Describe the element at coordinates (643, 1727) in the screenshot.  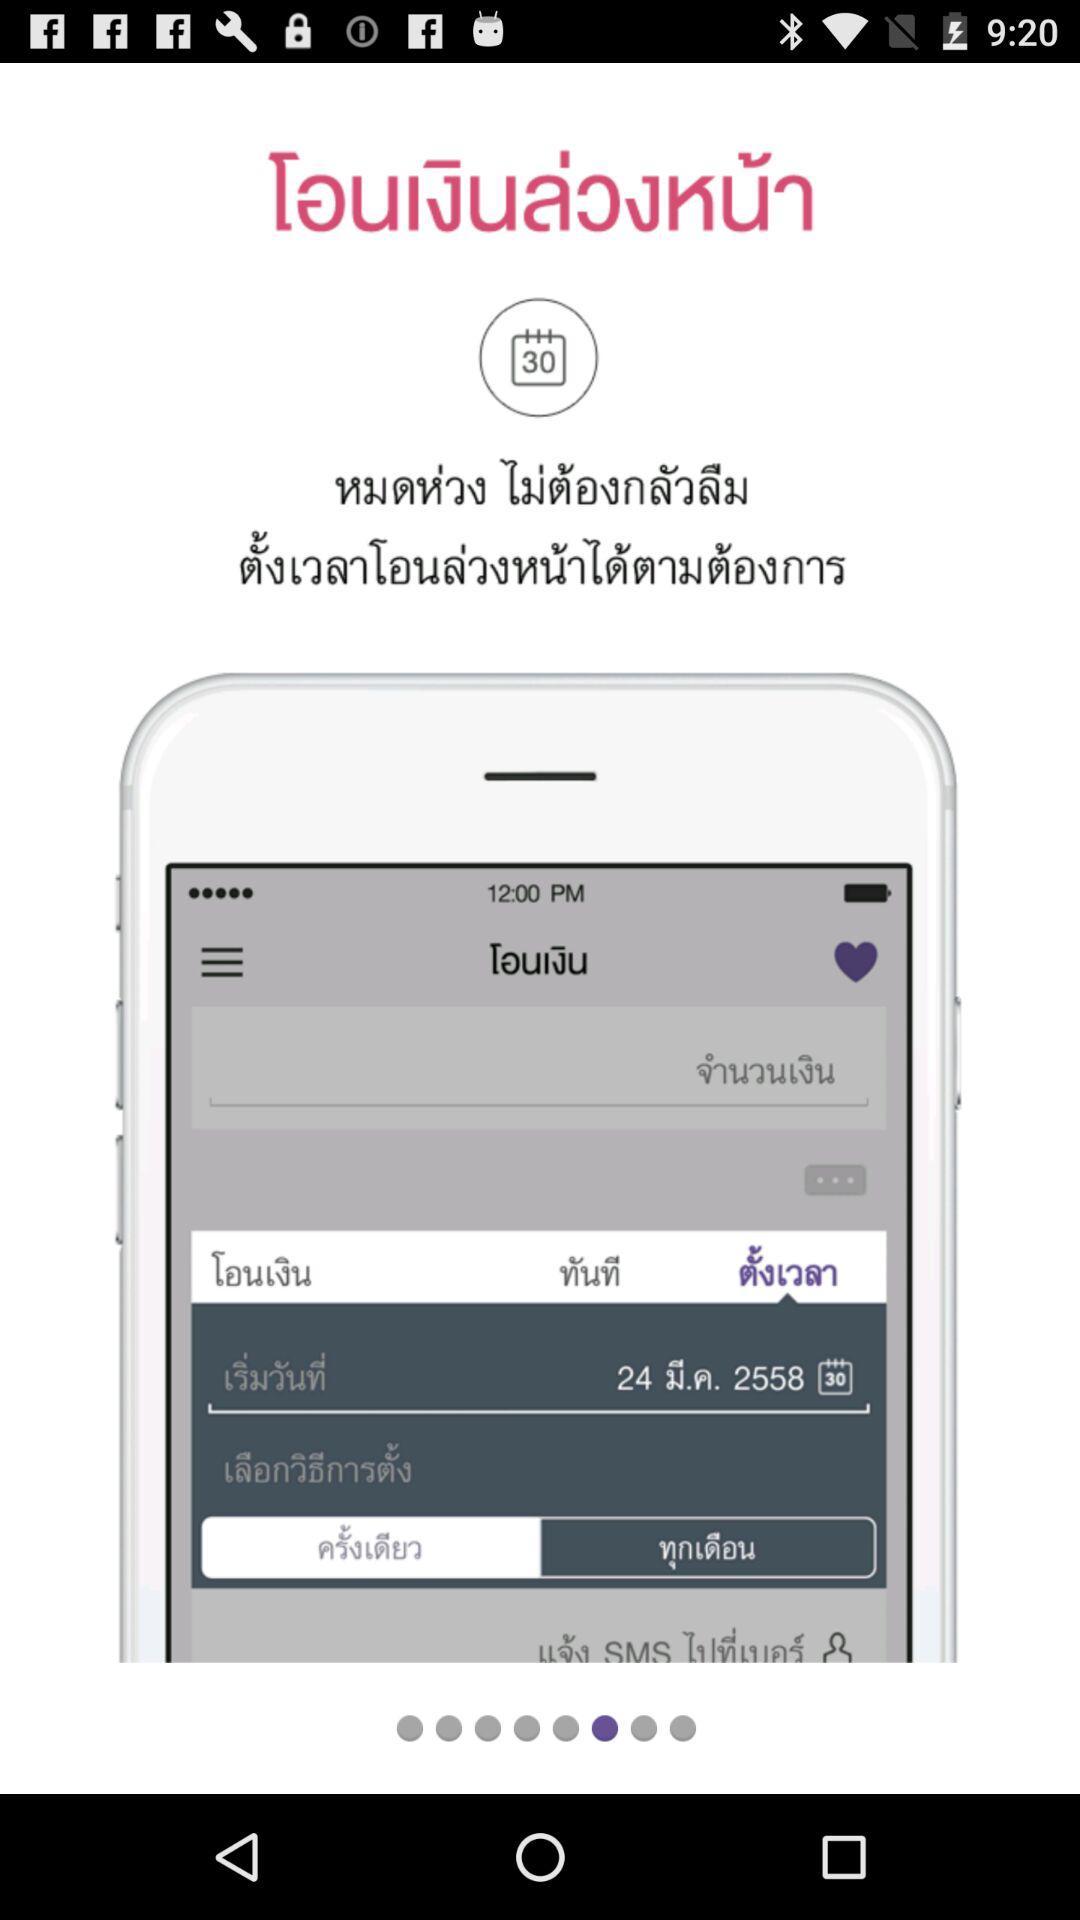
I see `next slide show` at that location.